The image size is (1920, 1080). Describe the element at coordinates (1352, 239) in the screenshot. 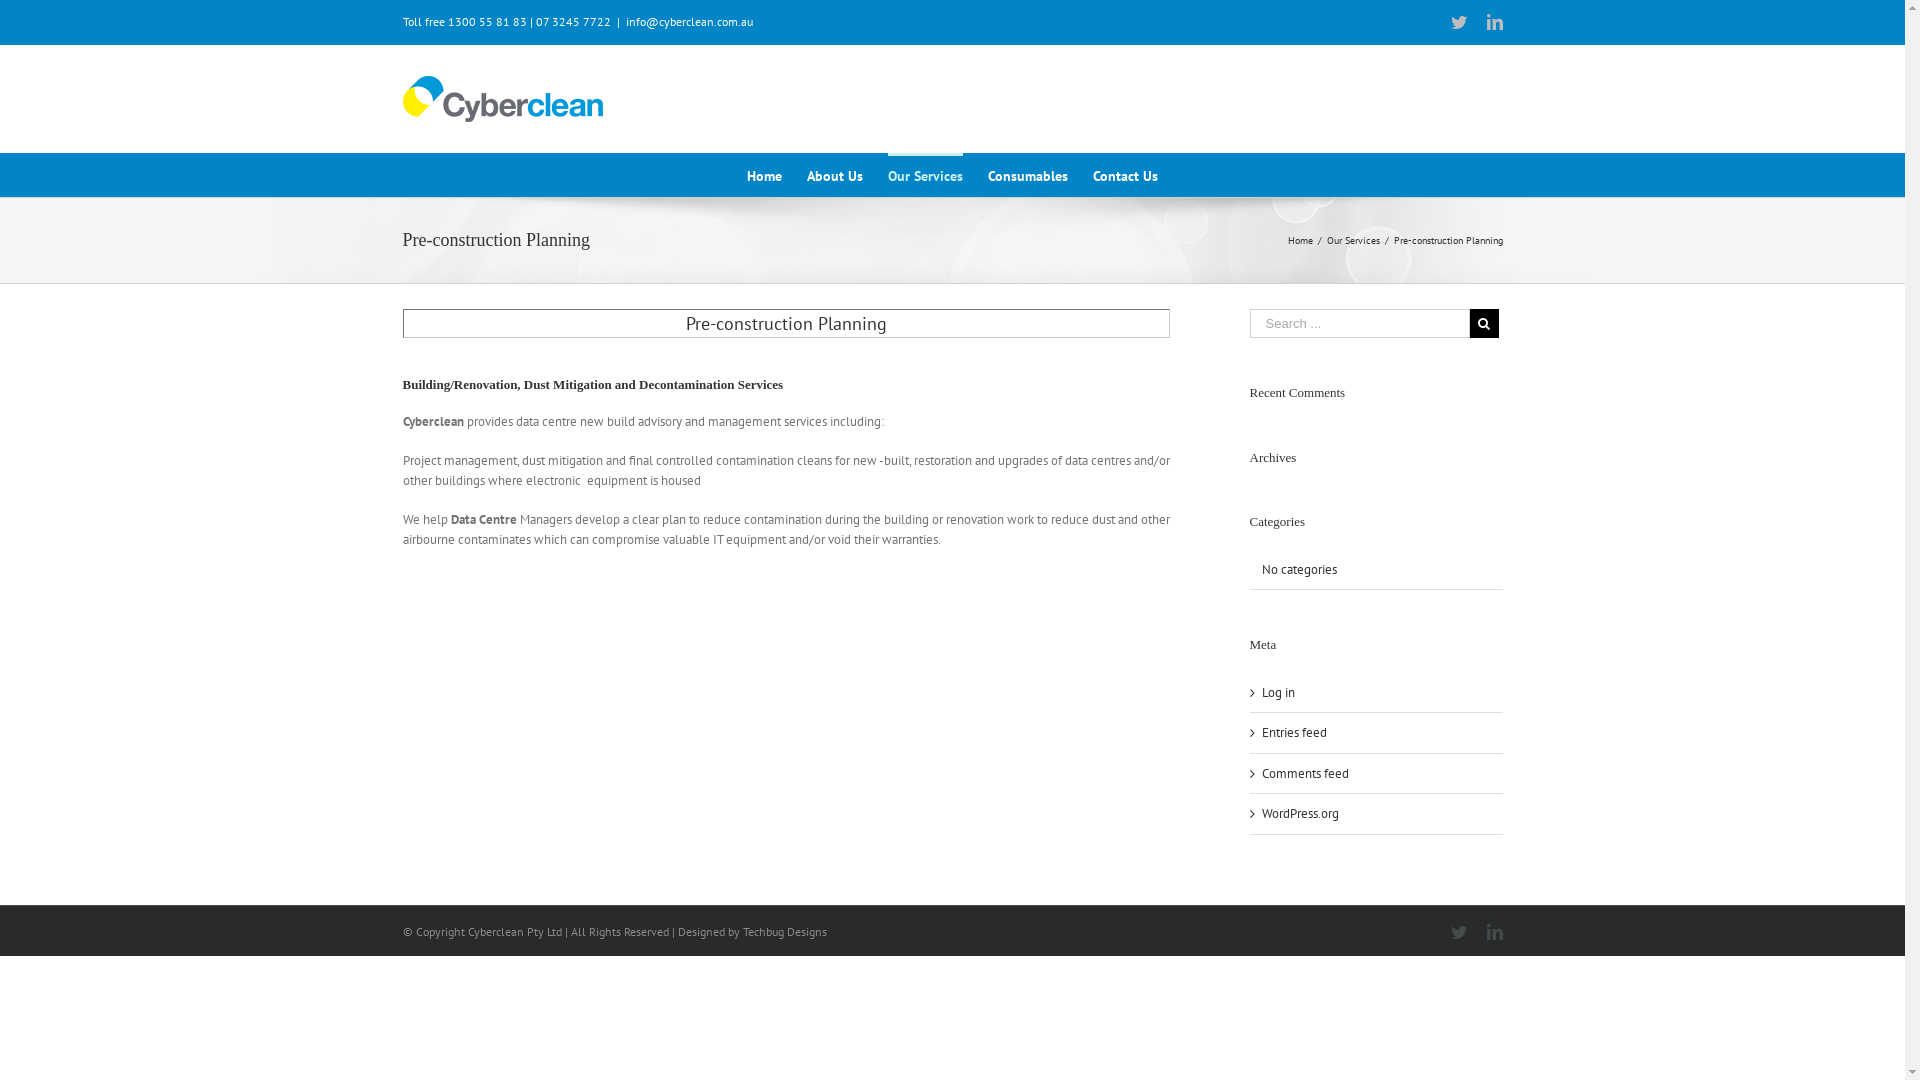

I see `'Our Services'` at that location.